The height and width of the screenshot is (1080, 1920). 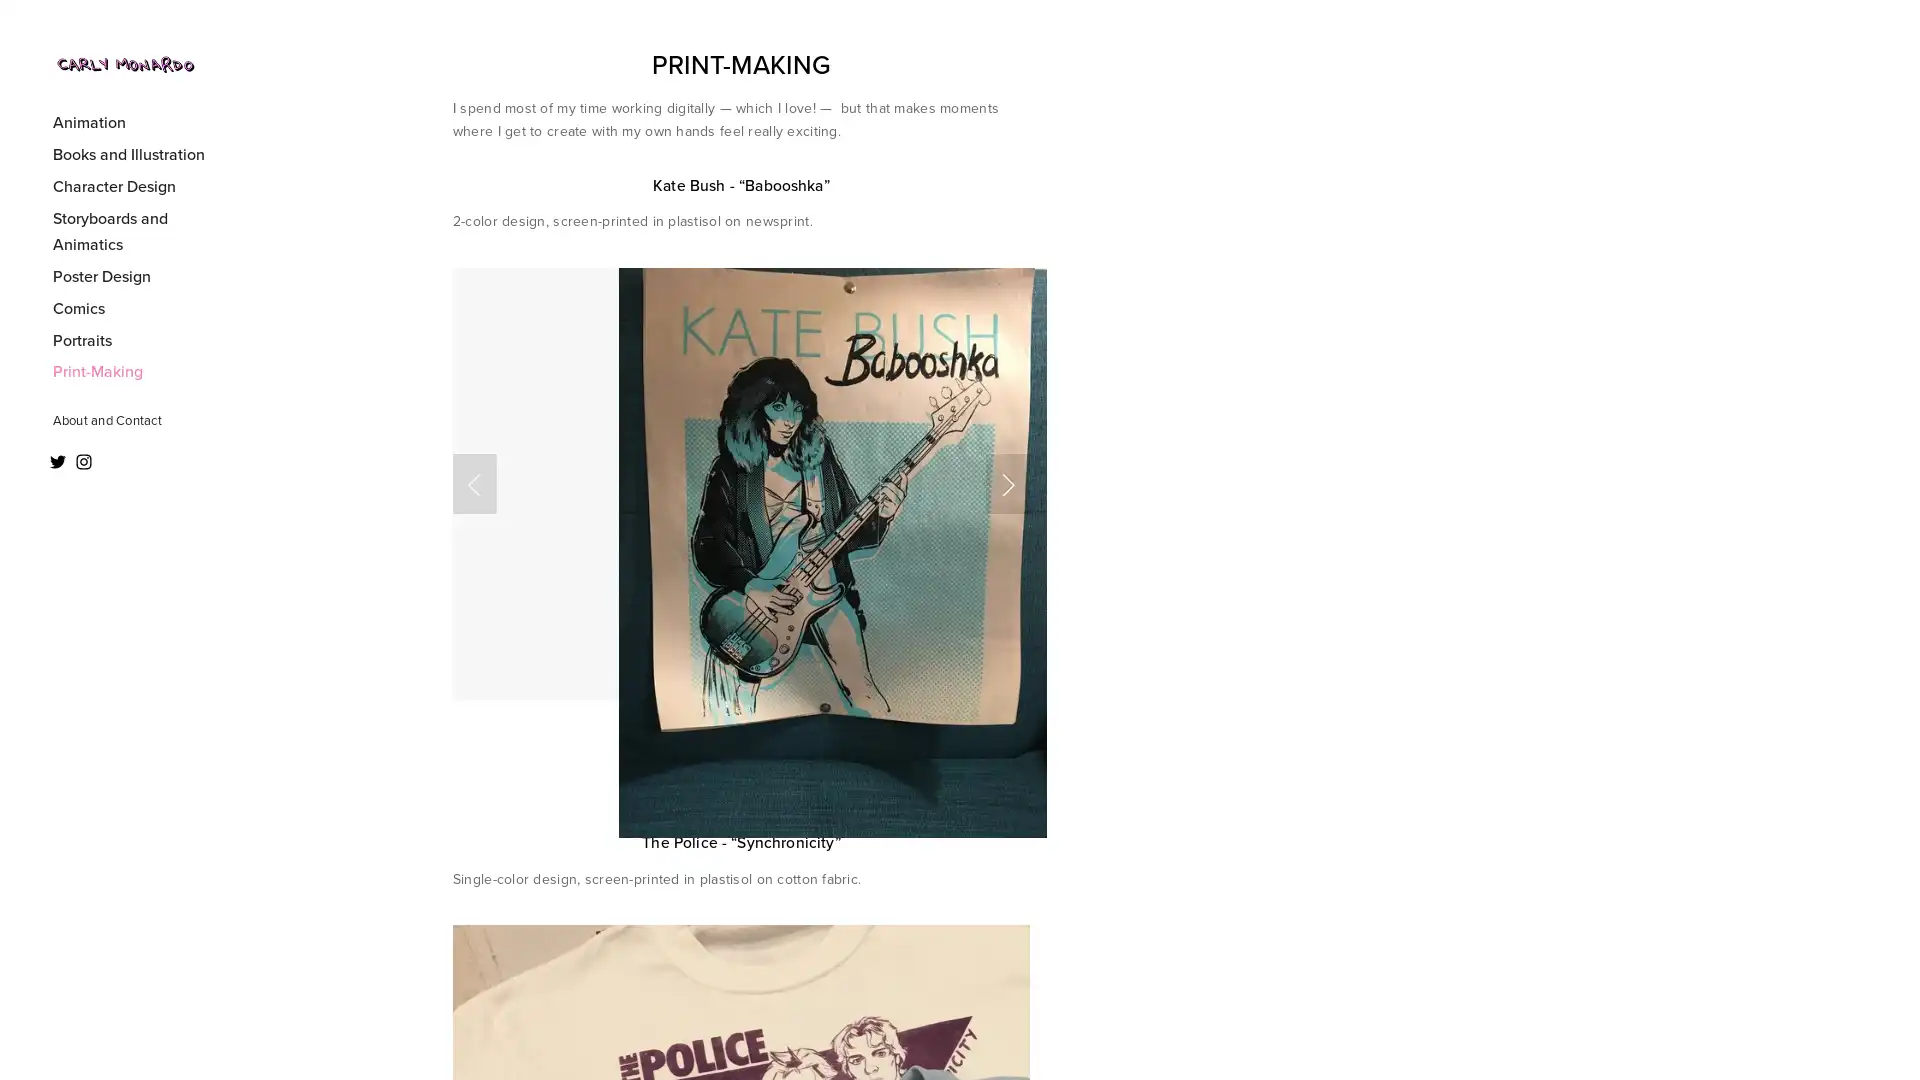 What do you see at coordinates (717, 759) in the screenshot?
I see `Slide 2` at bounding box center [717, 759].